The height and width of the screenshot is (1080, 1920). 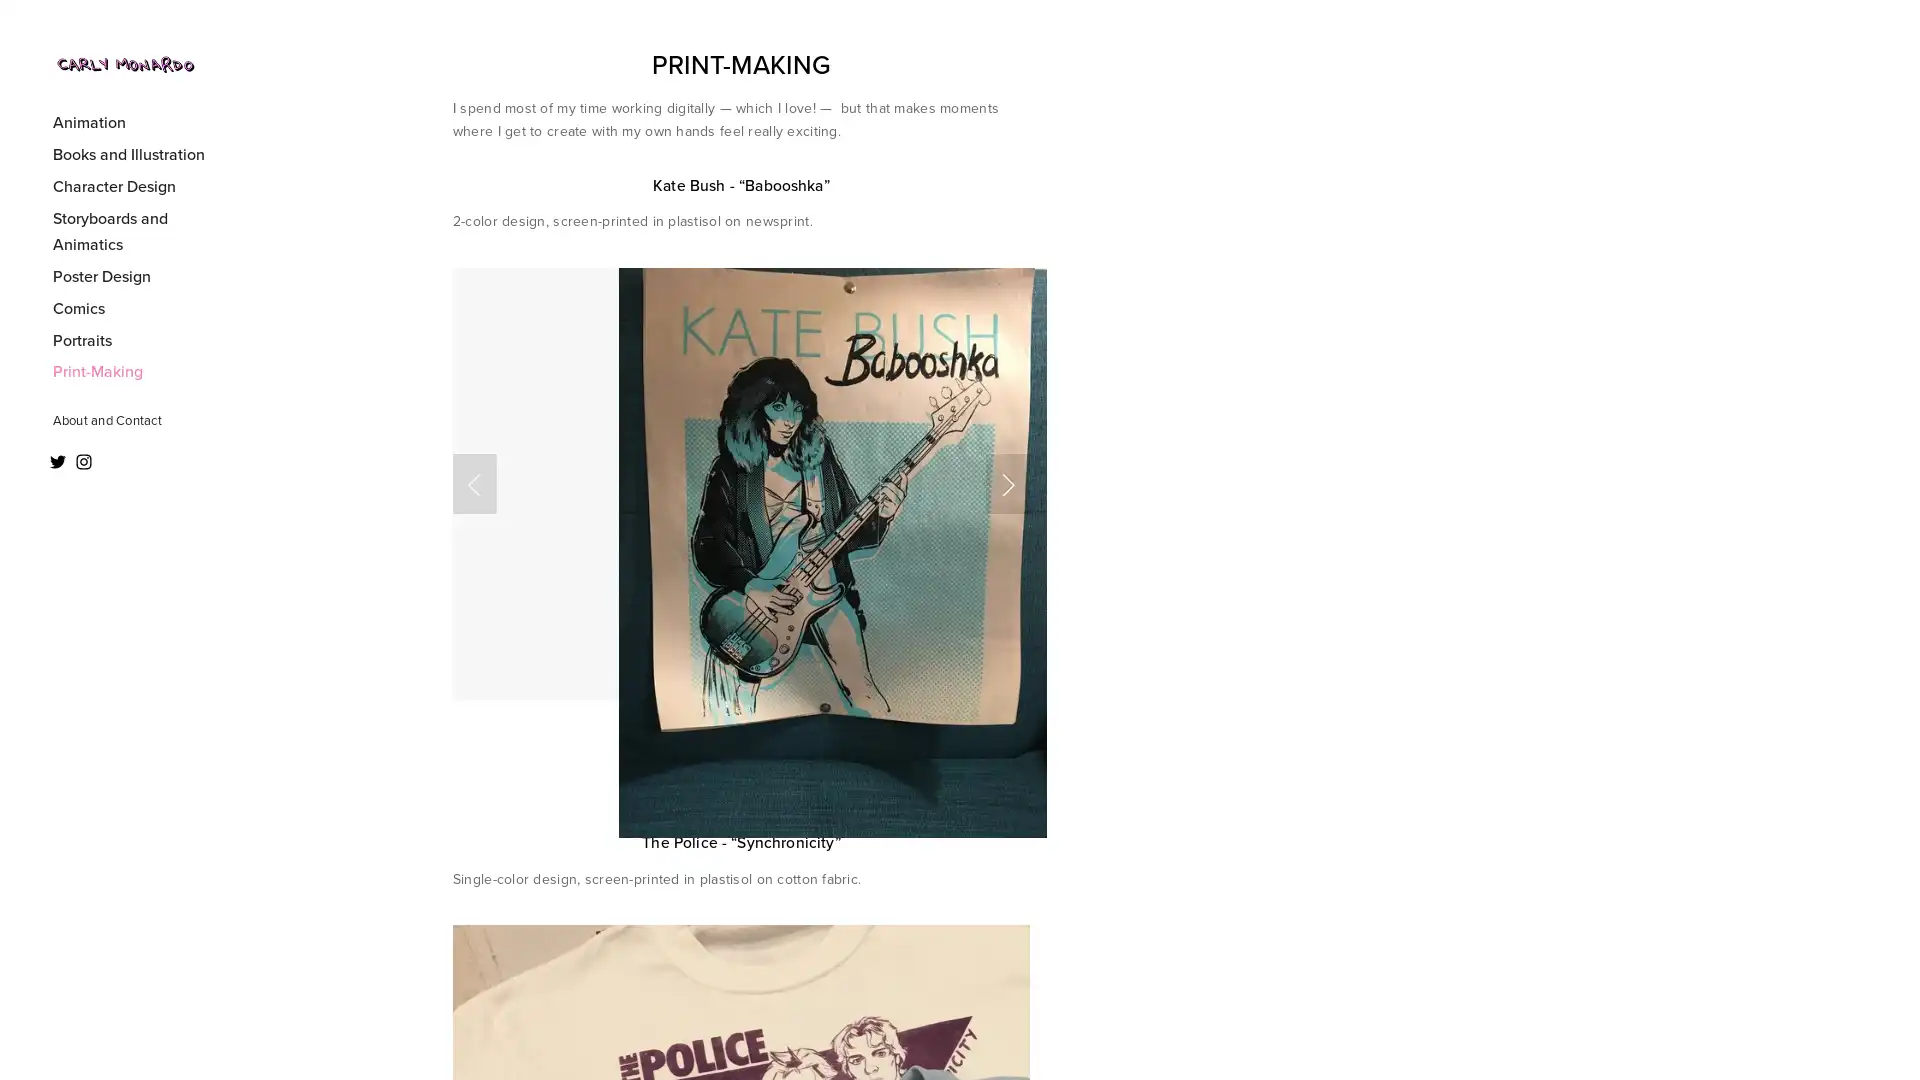 What do you see at coordinates (717, 759) in the screenshot?
I see `Slide 2` at bounding box center [717, 759].